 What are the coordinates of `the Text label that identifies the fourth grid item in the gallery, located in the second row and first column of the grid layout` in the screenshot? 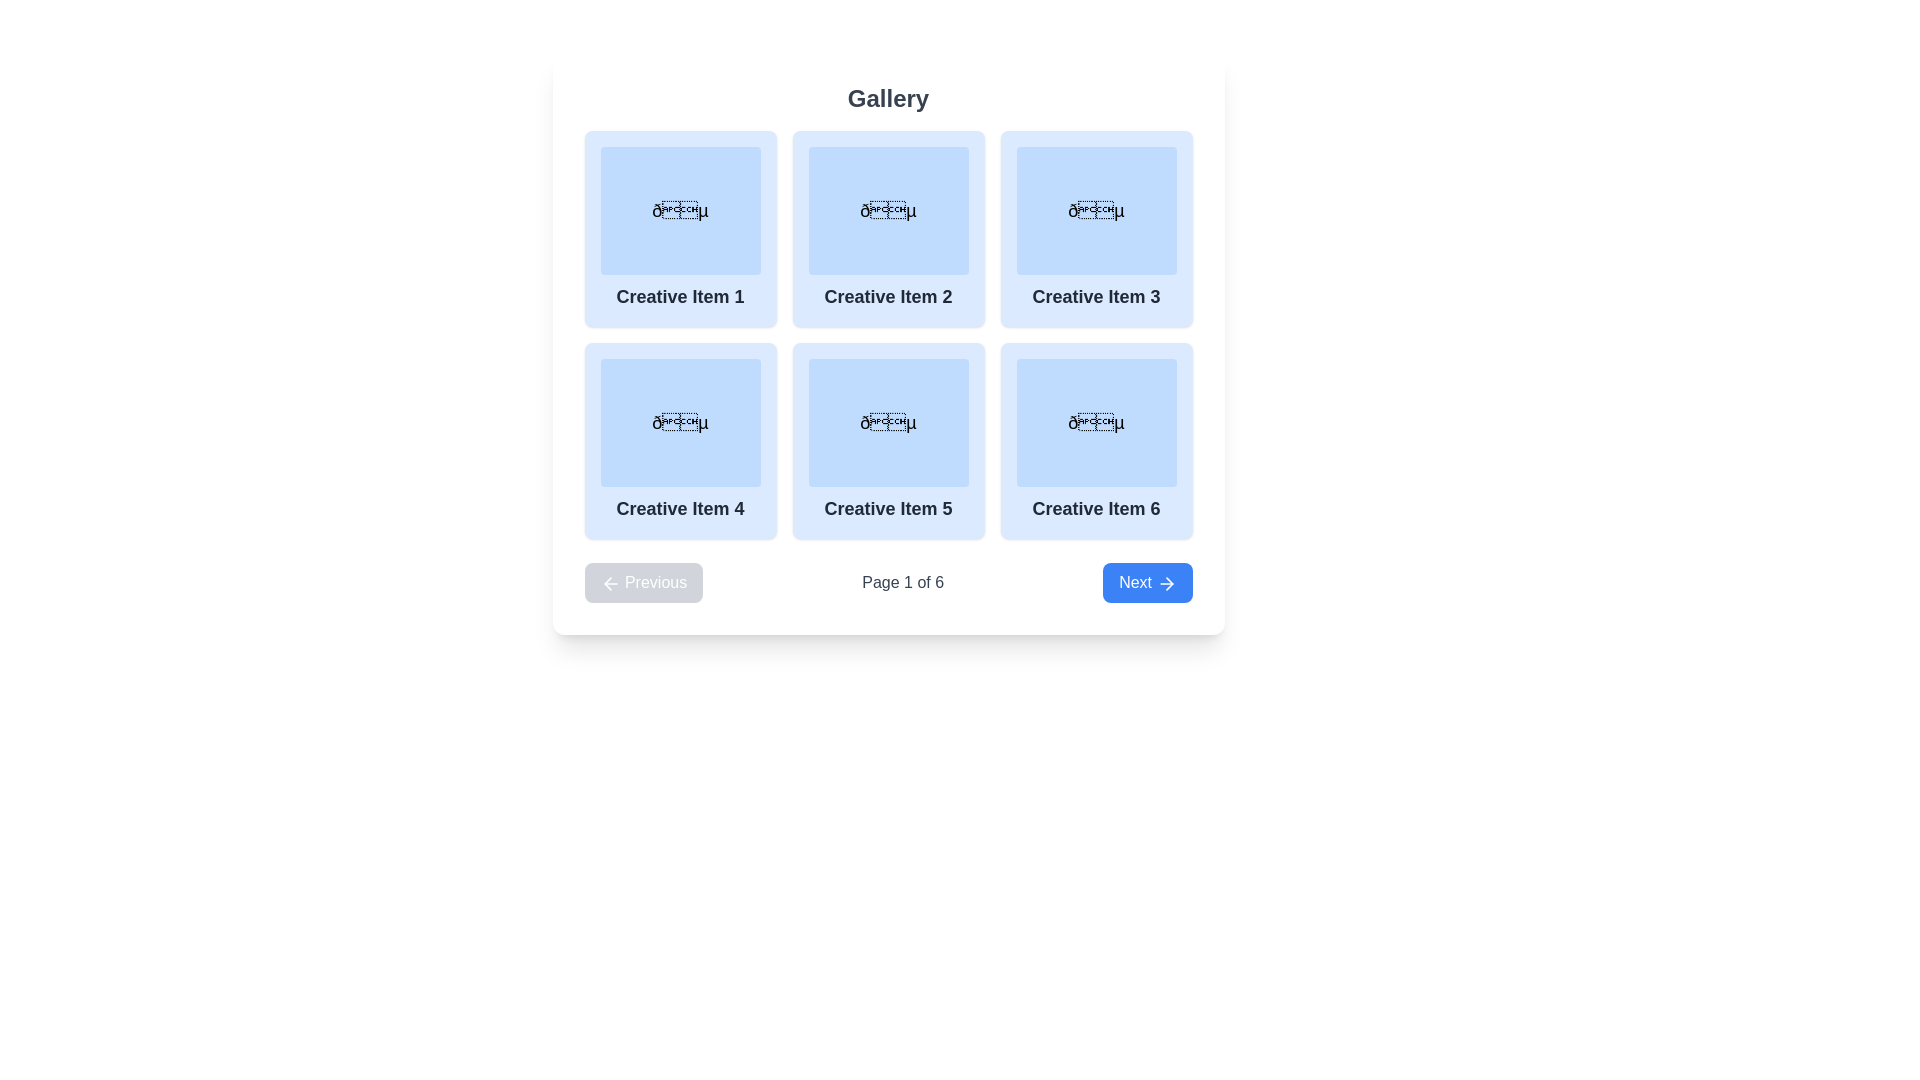 It's located at (680, 508).